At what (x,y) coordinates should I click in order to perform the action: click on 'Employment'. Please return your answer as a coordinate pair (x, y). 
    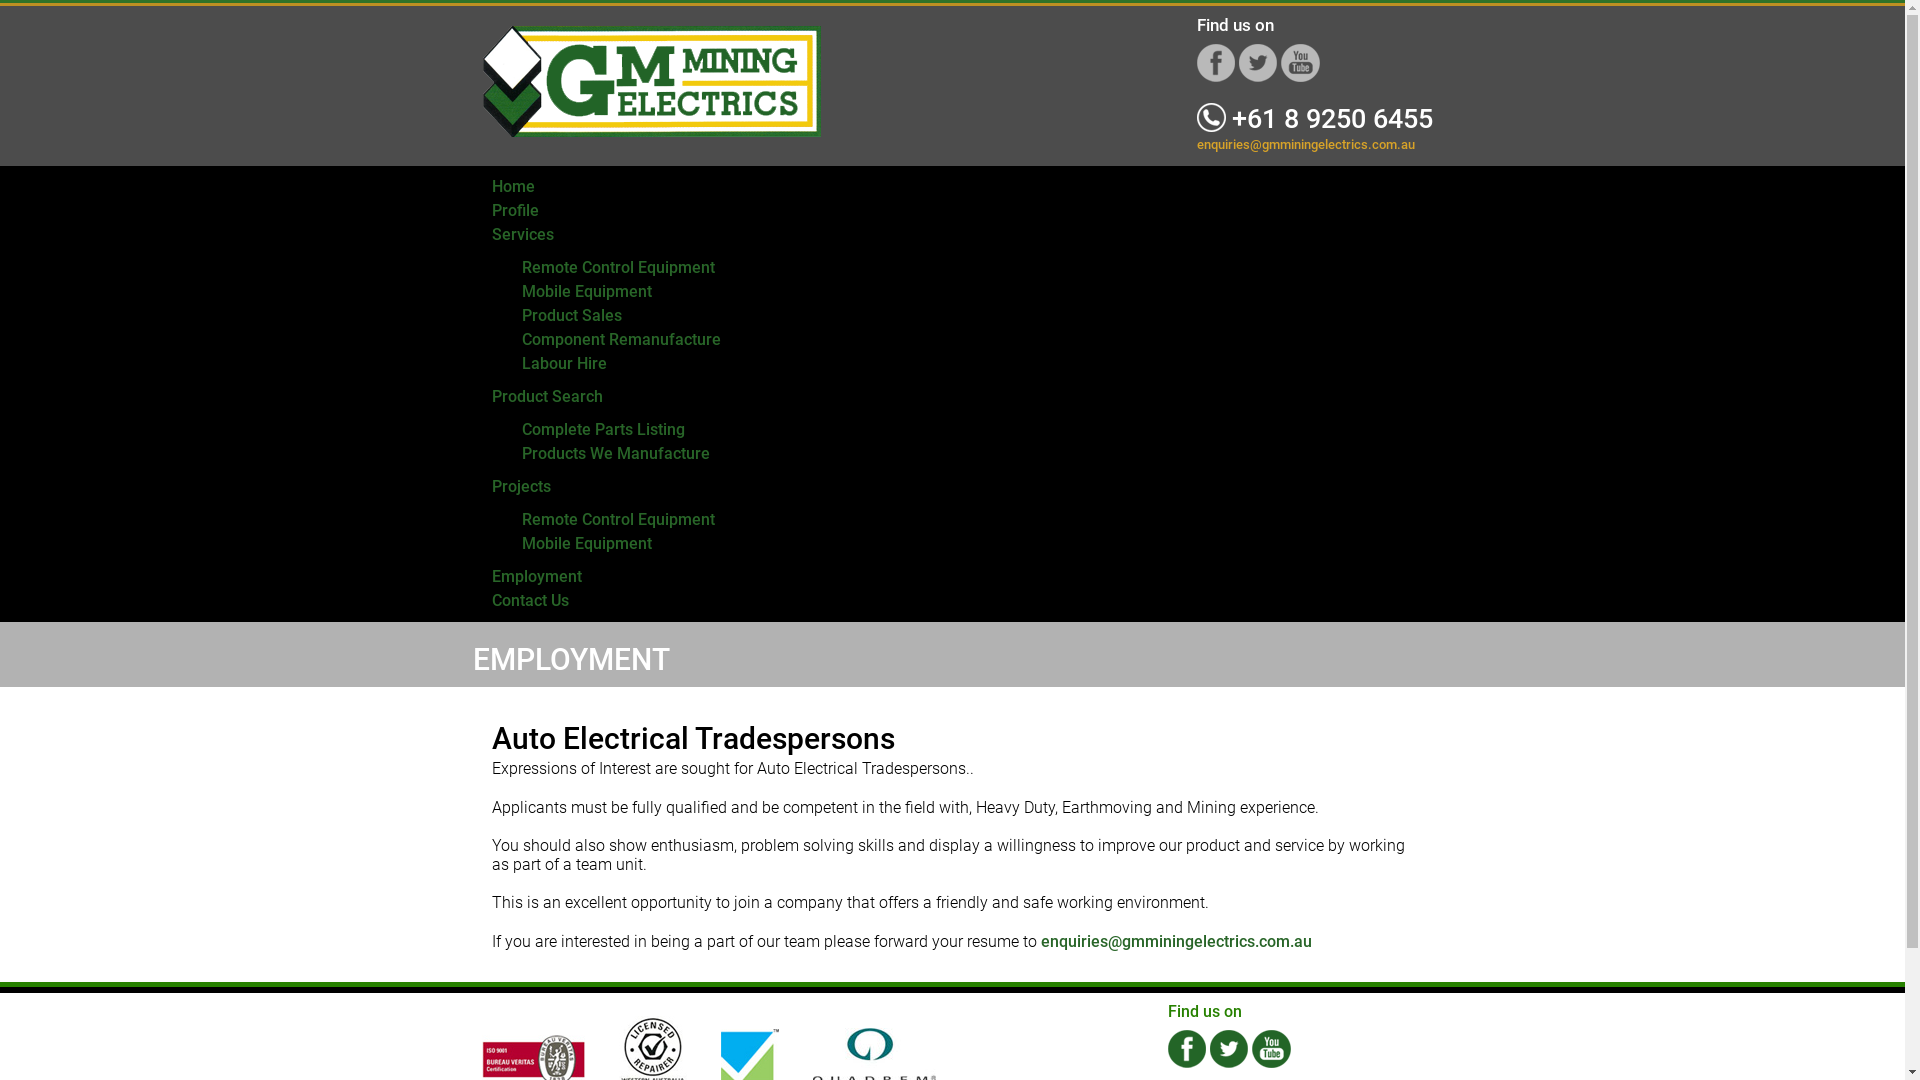
    Looking at the image, I should click on (537, 576).